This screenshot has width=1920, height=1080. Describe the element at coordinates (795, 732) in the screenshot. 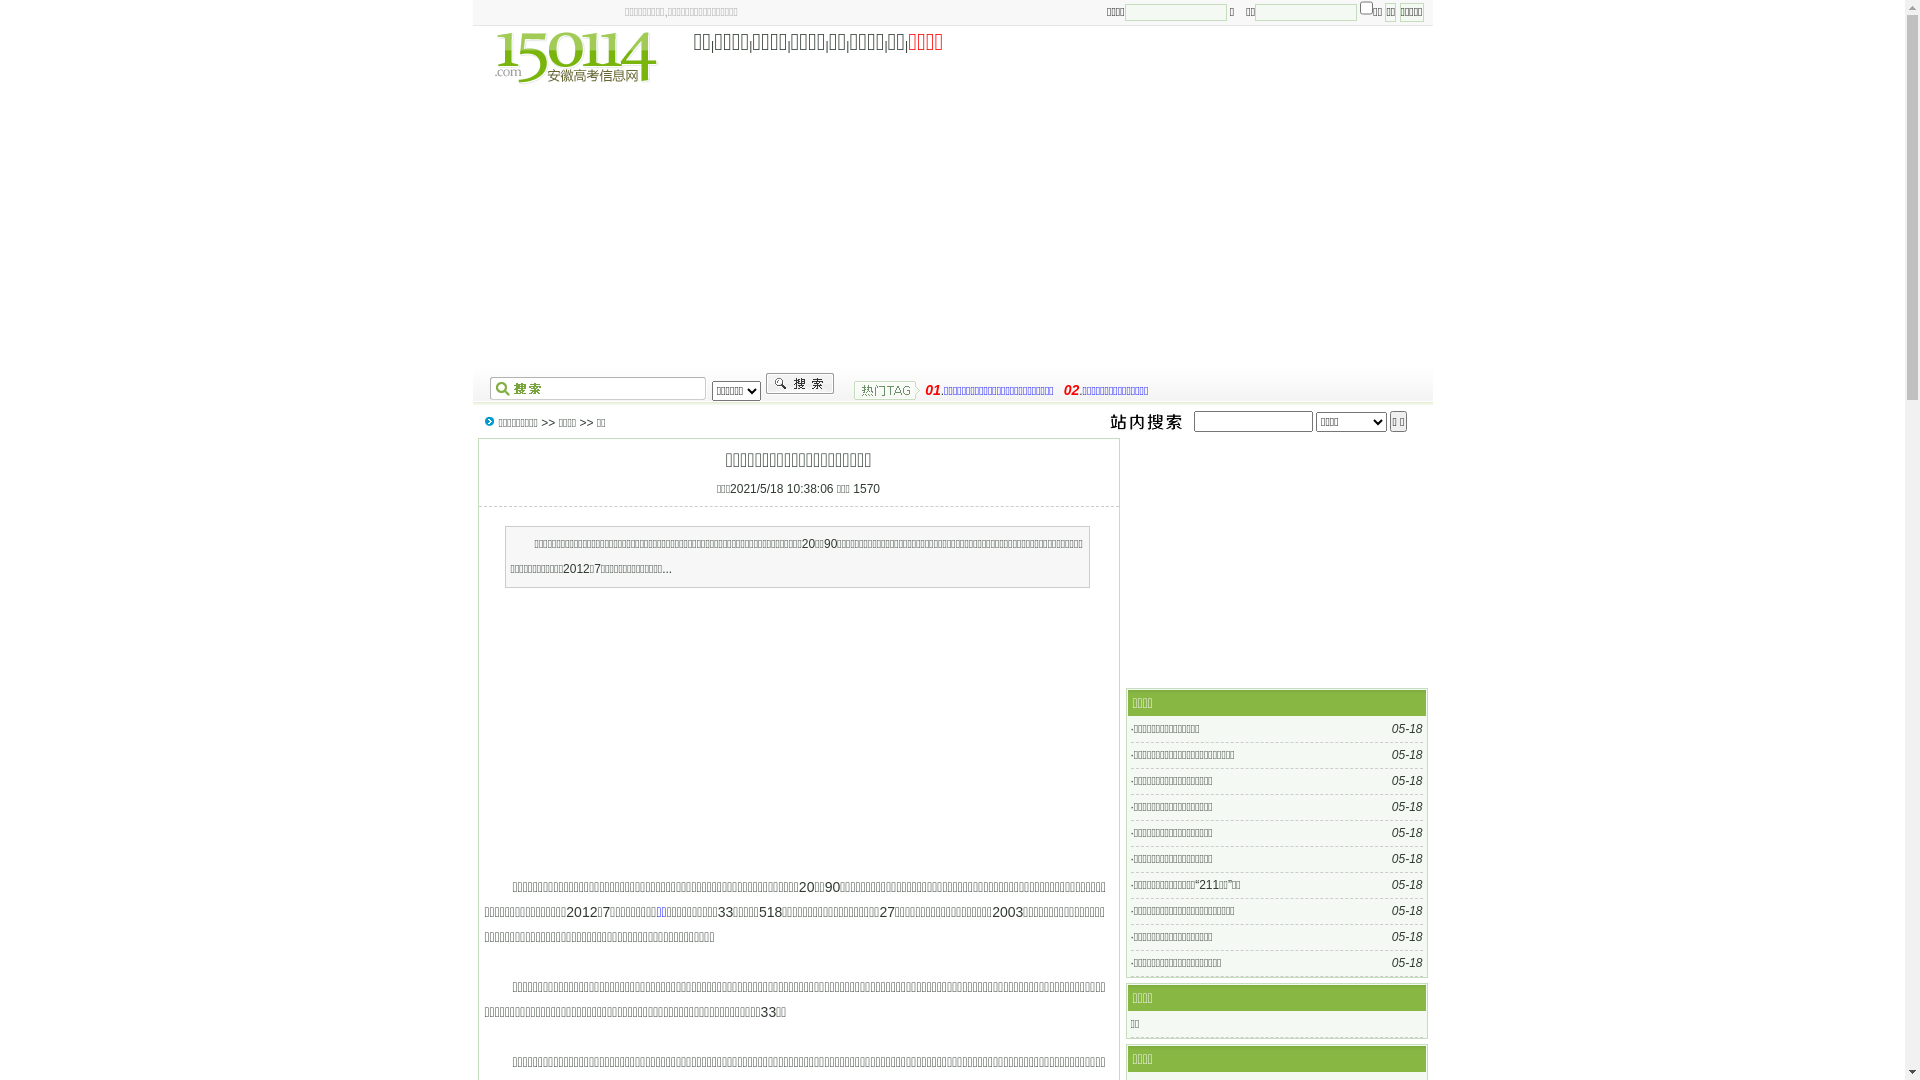

I see `'Advertisement'` at that location.